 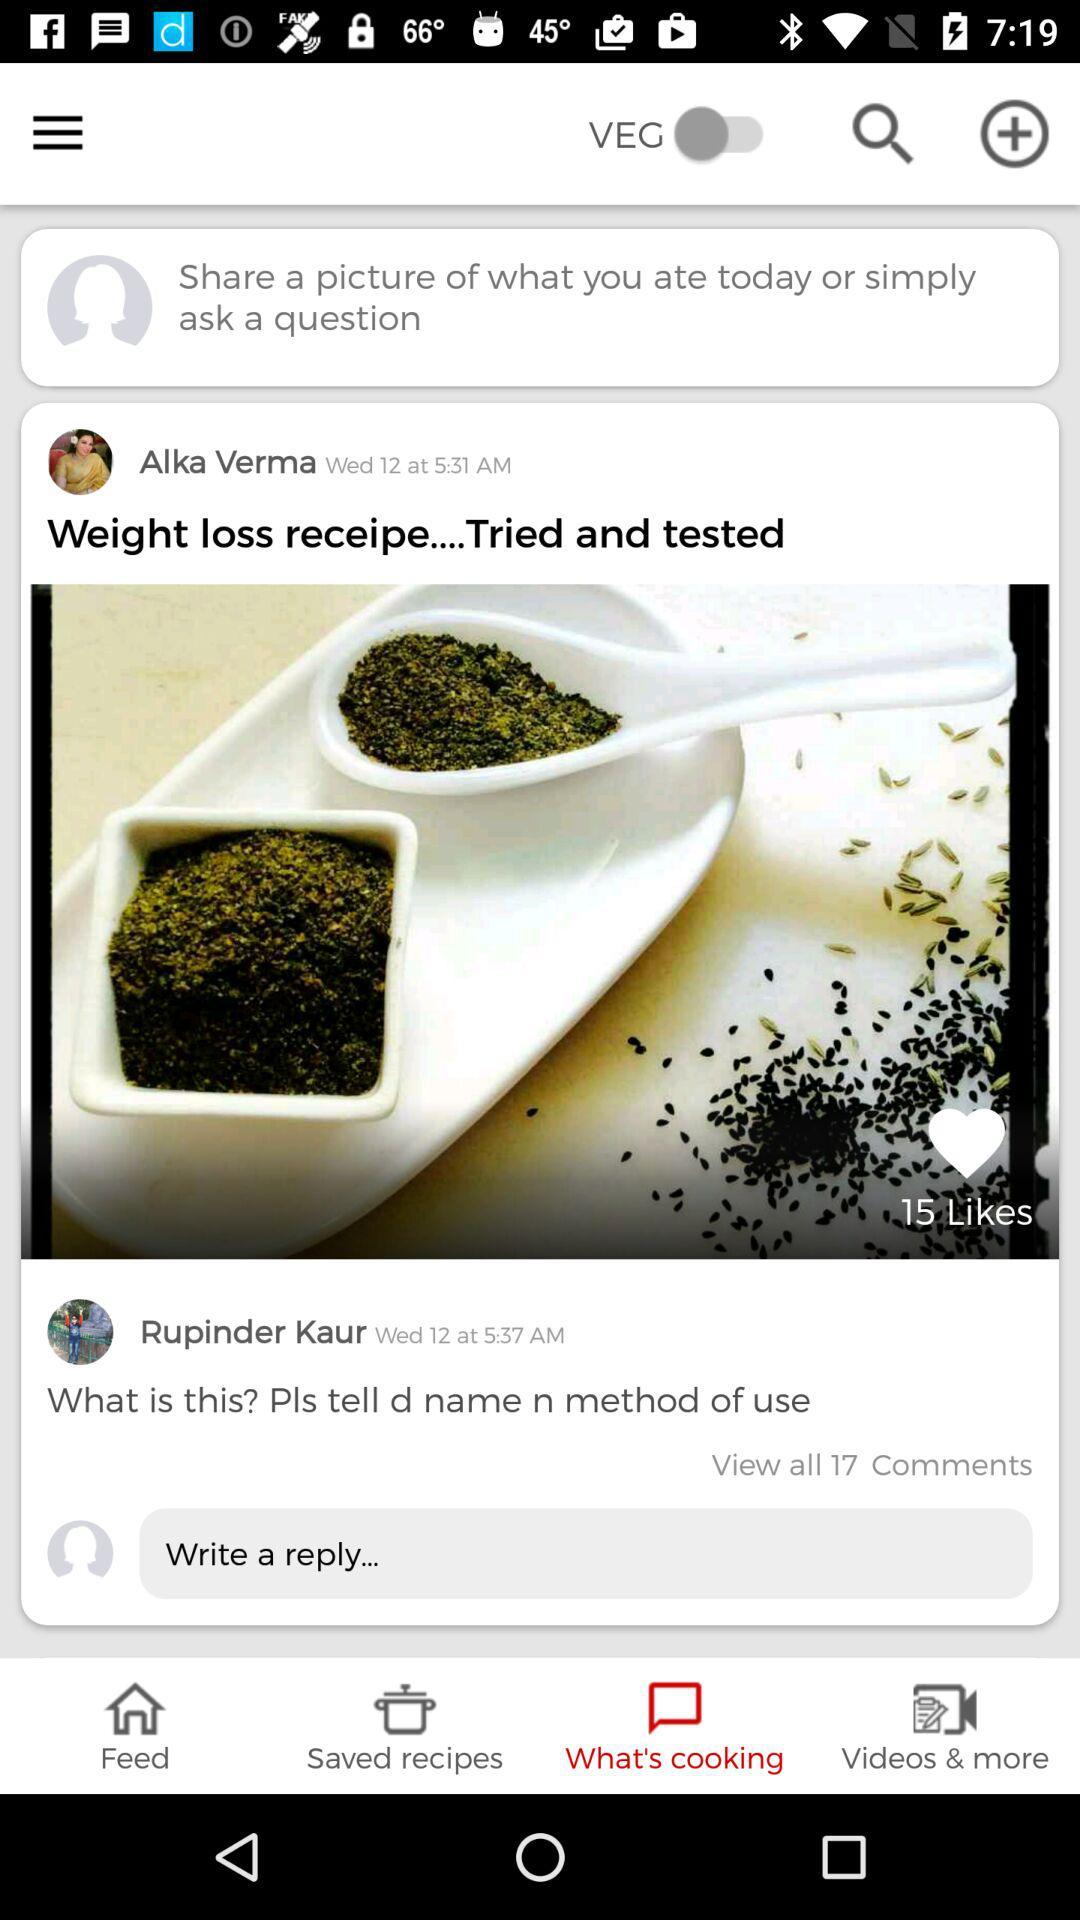 I want to click on icon next to videos & more item, so click(x=675, y=1725).